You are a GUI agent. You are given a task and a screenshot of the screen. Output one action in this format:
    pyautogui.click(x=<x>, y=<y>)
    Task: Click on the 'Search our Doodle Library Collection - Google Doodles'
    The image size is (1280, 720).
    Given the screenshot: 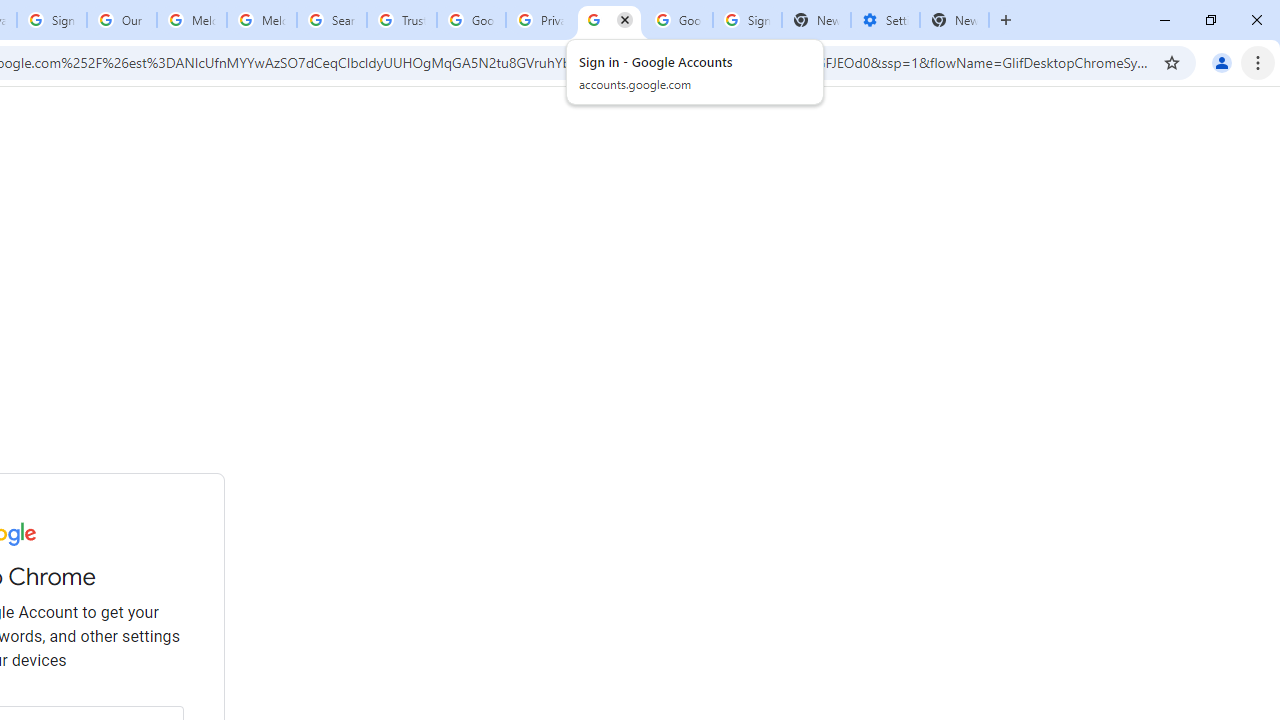 What is the action you would take?
    pyautogui.click(x=332, y=20)
    